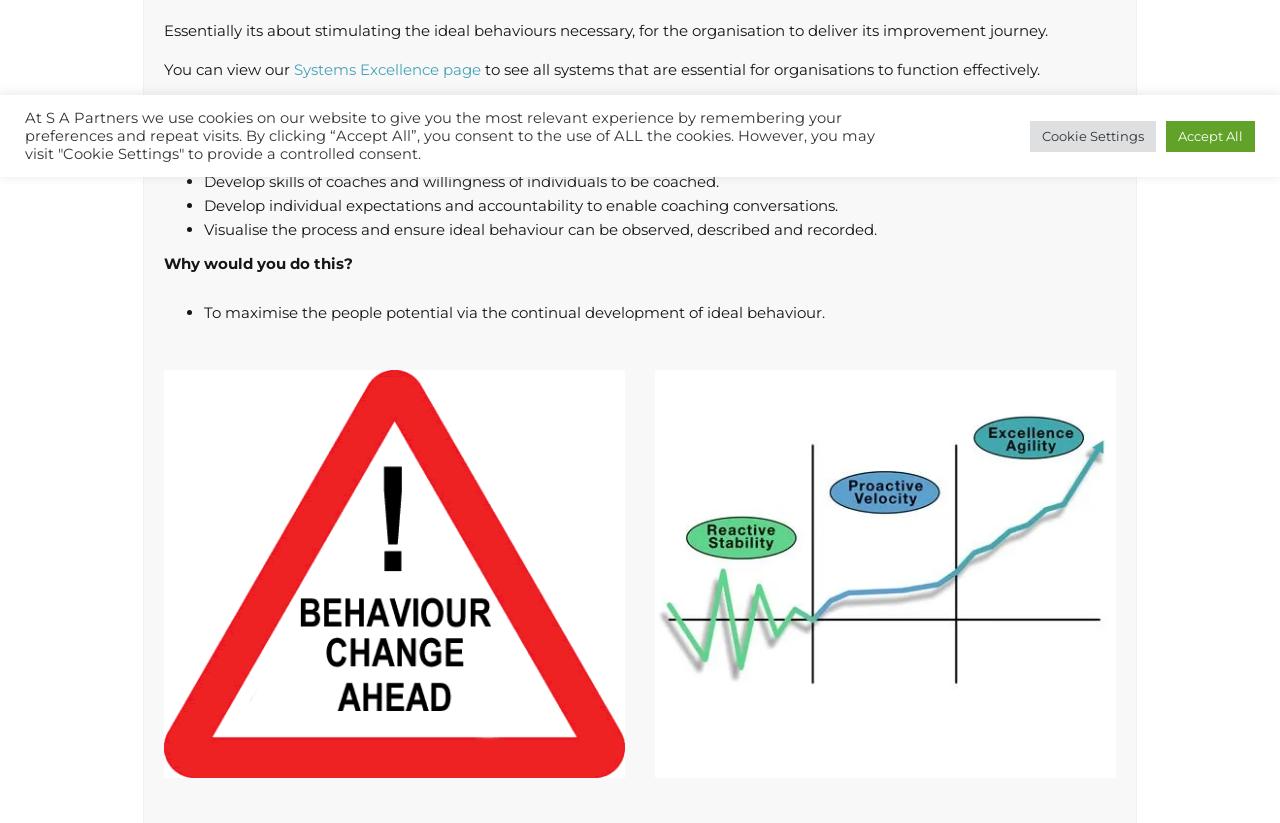 Image resolution: width=1280 pixels, height=823 pixels. What do you see at coordinates (514, 311) in the screenshot?
I see `'To maximise the people potential via the continual development of ideal behaviour.'` at bounding box center [514, 311].